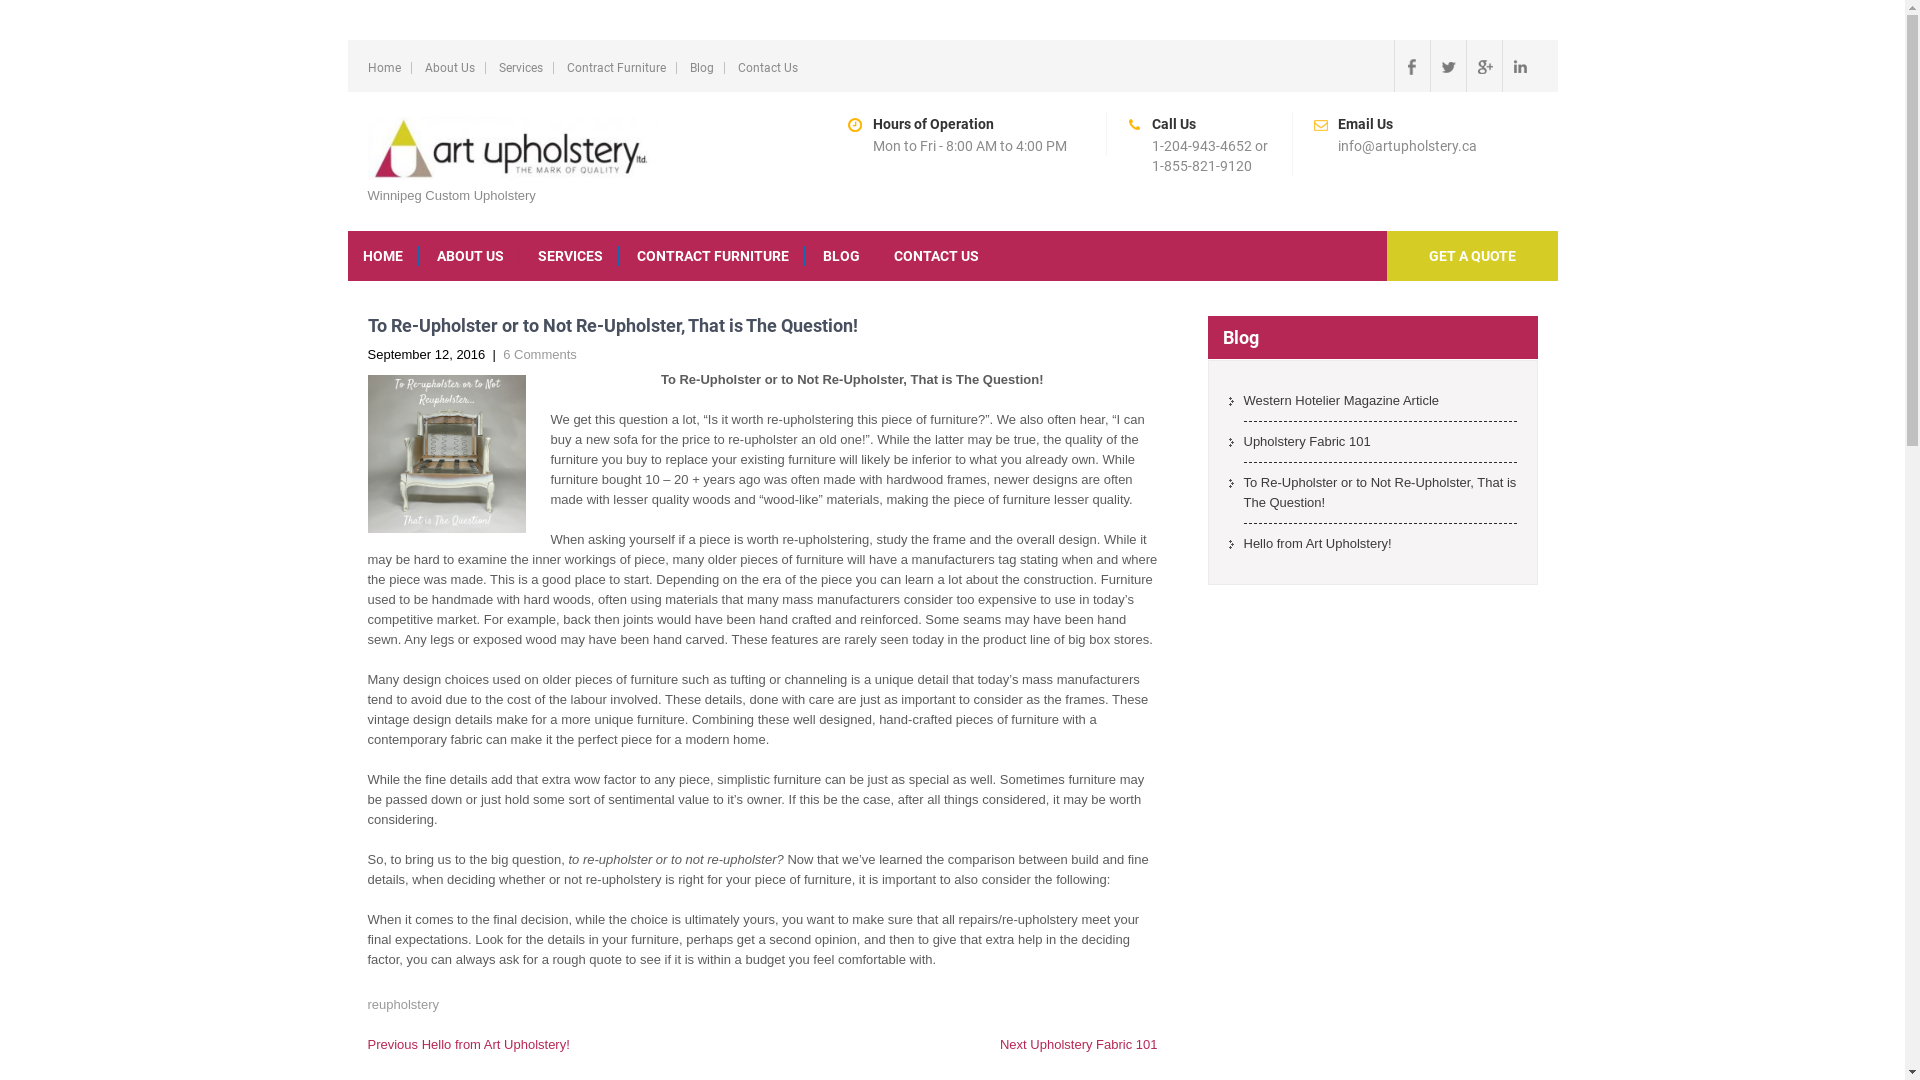  Describe the element at coordinates (1483, 64) in the screenshot. I see `'google-plus'` at that location.